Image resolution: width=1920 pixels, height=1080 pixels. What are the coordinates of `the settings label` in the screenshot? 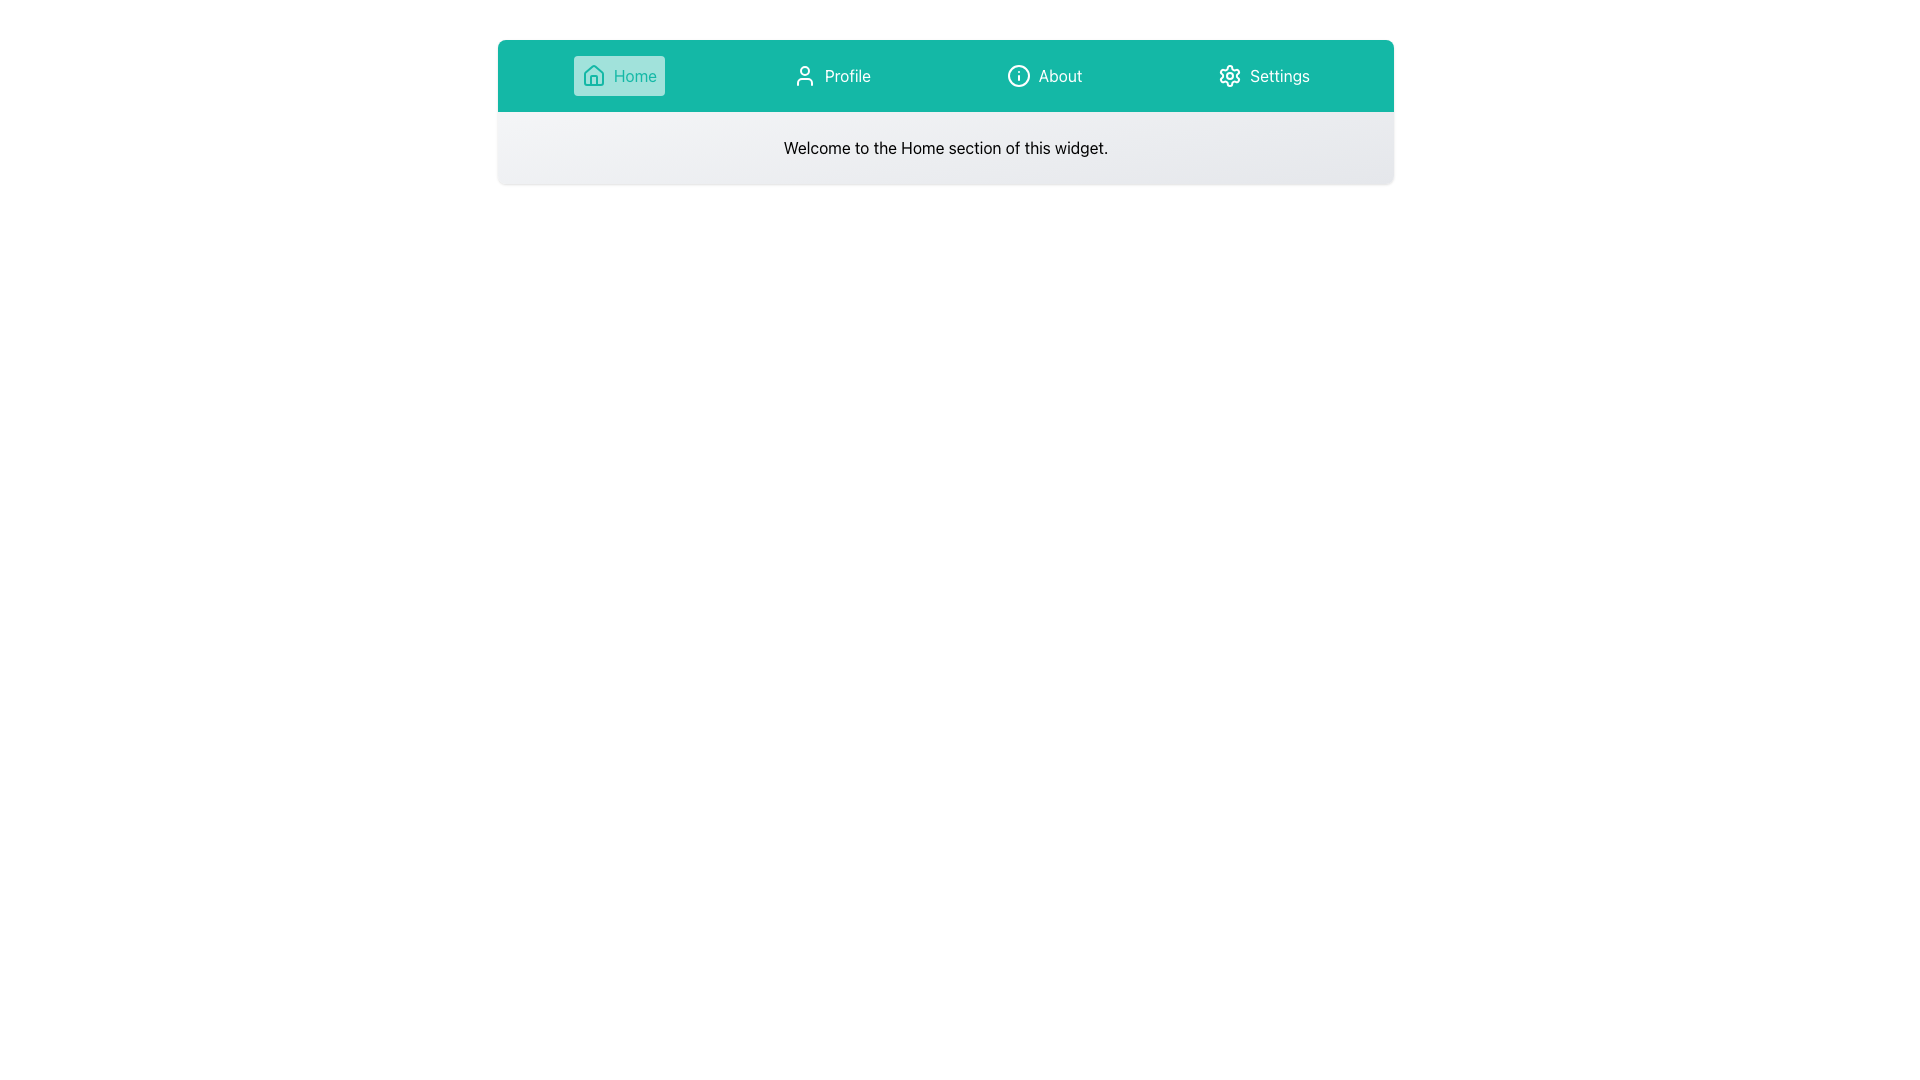 It's located at (1280, 75).